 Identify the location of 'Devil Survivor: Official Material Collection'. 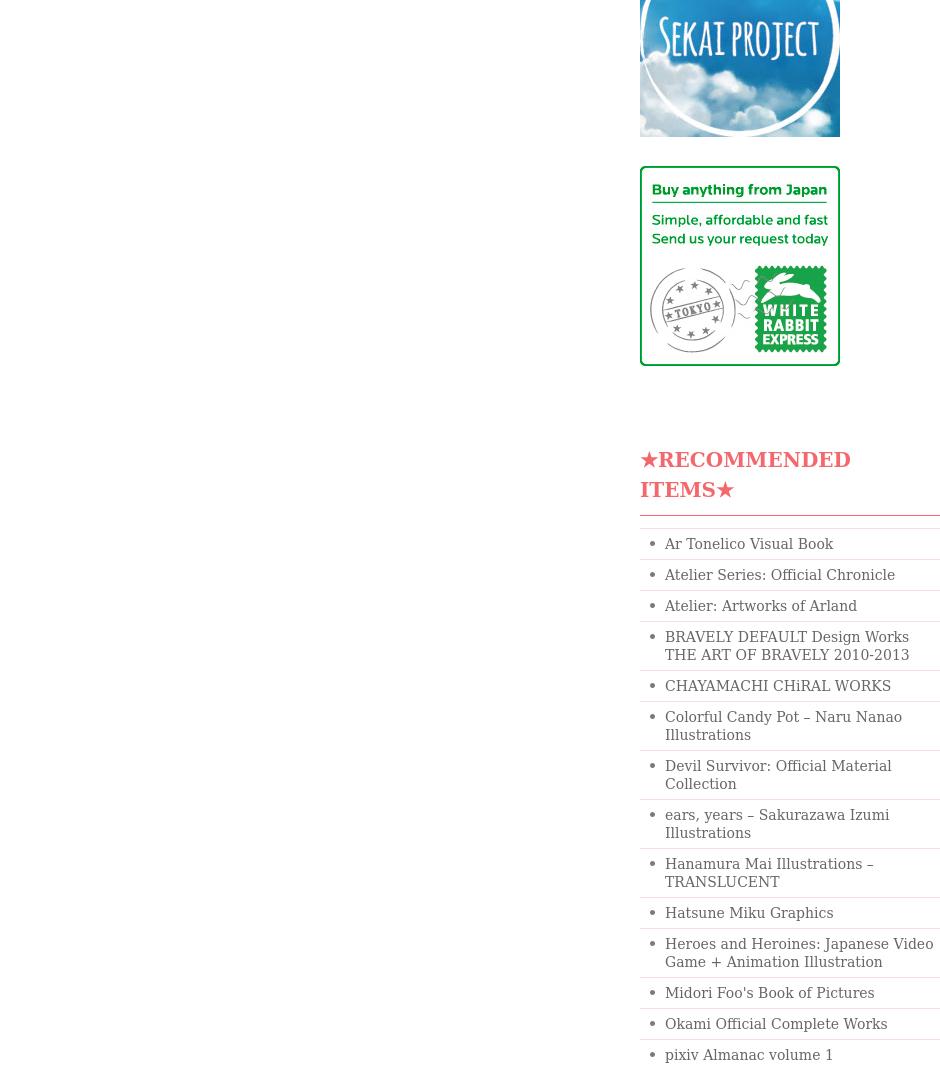
(664, 773).